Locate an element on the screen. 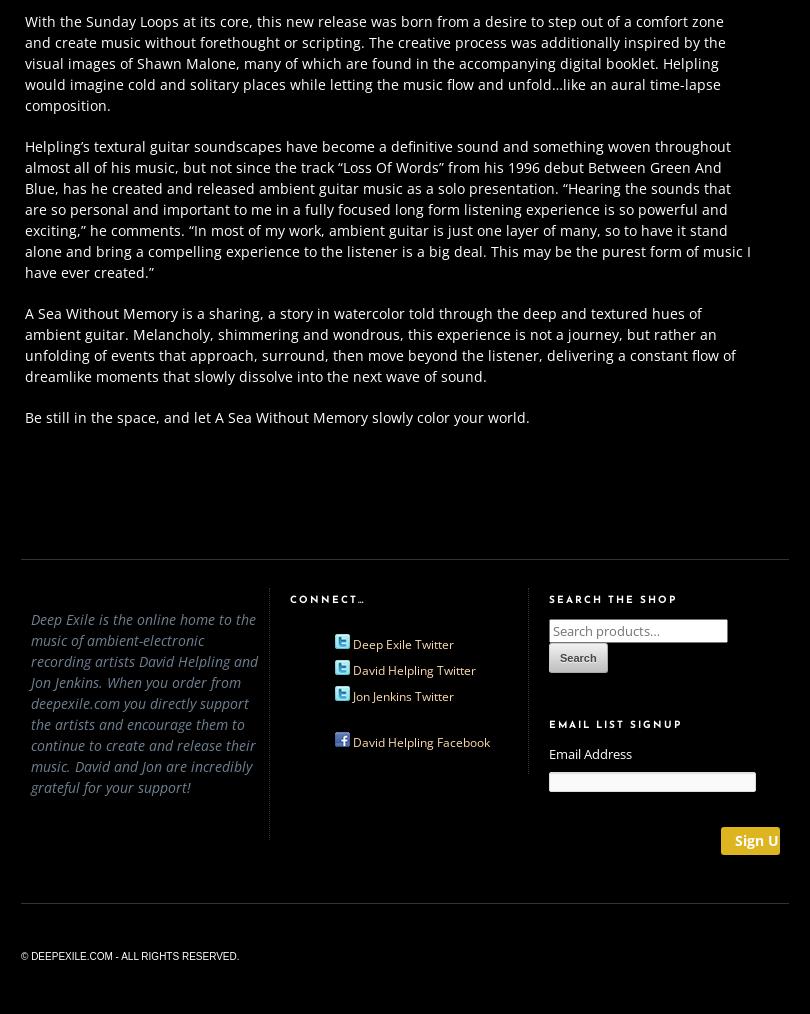 The width and height of the screenshot is (810, 1014). 'Email List Signup' is located at coordinates (614, 724).